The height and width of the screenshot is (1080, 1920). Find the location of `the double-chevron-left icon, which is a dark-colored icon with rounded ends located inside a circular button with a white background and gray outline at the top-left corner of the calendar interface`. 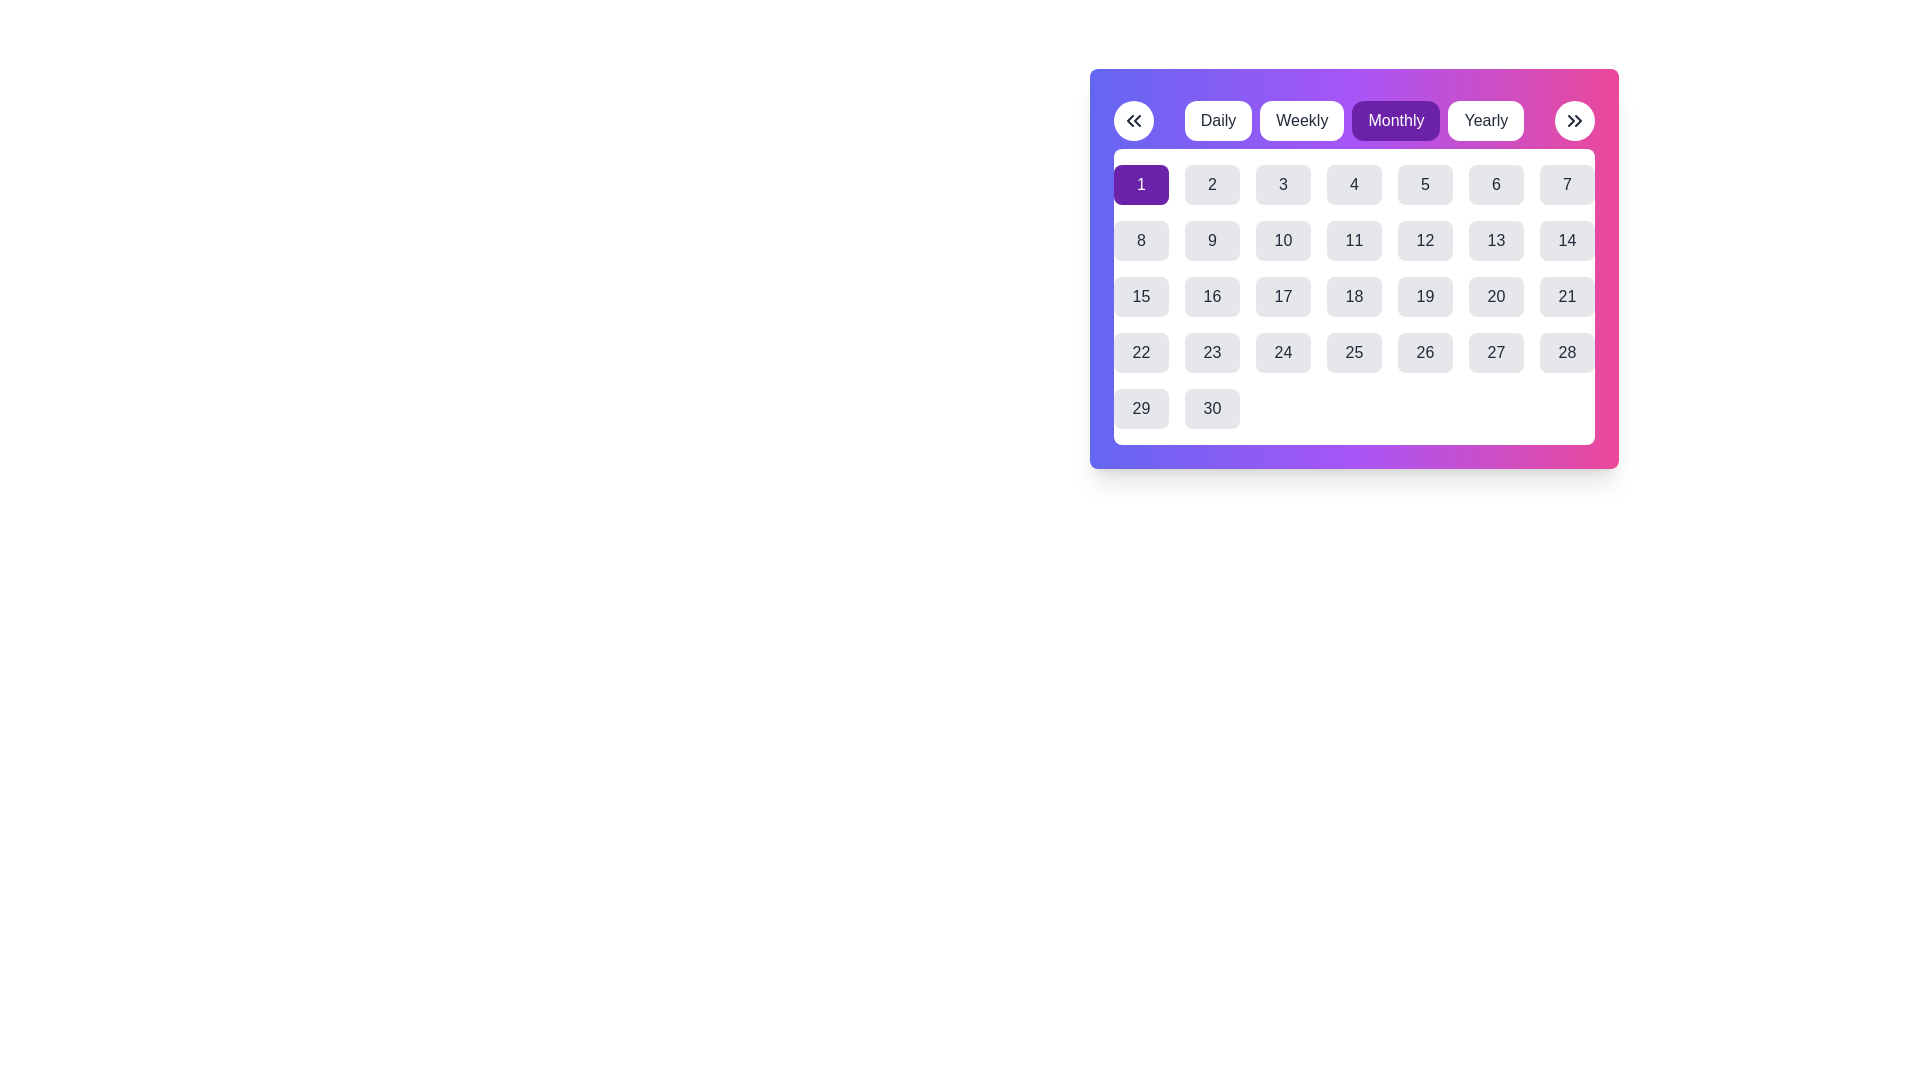

the double-chevron-left icon, which is a dark-colored icon with rounded ends located inside a circular button with a white background and gray outline at the top-left corner of the calendar interface is located at coordinates (1133, 120).